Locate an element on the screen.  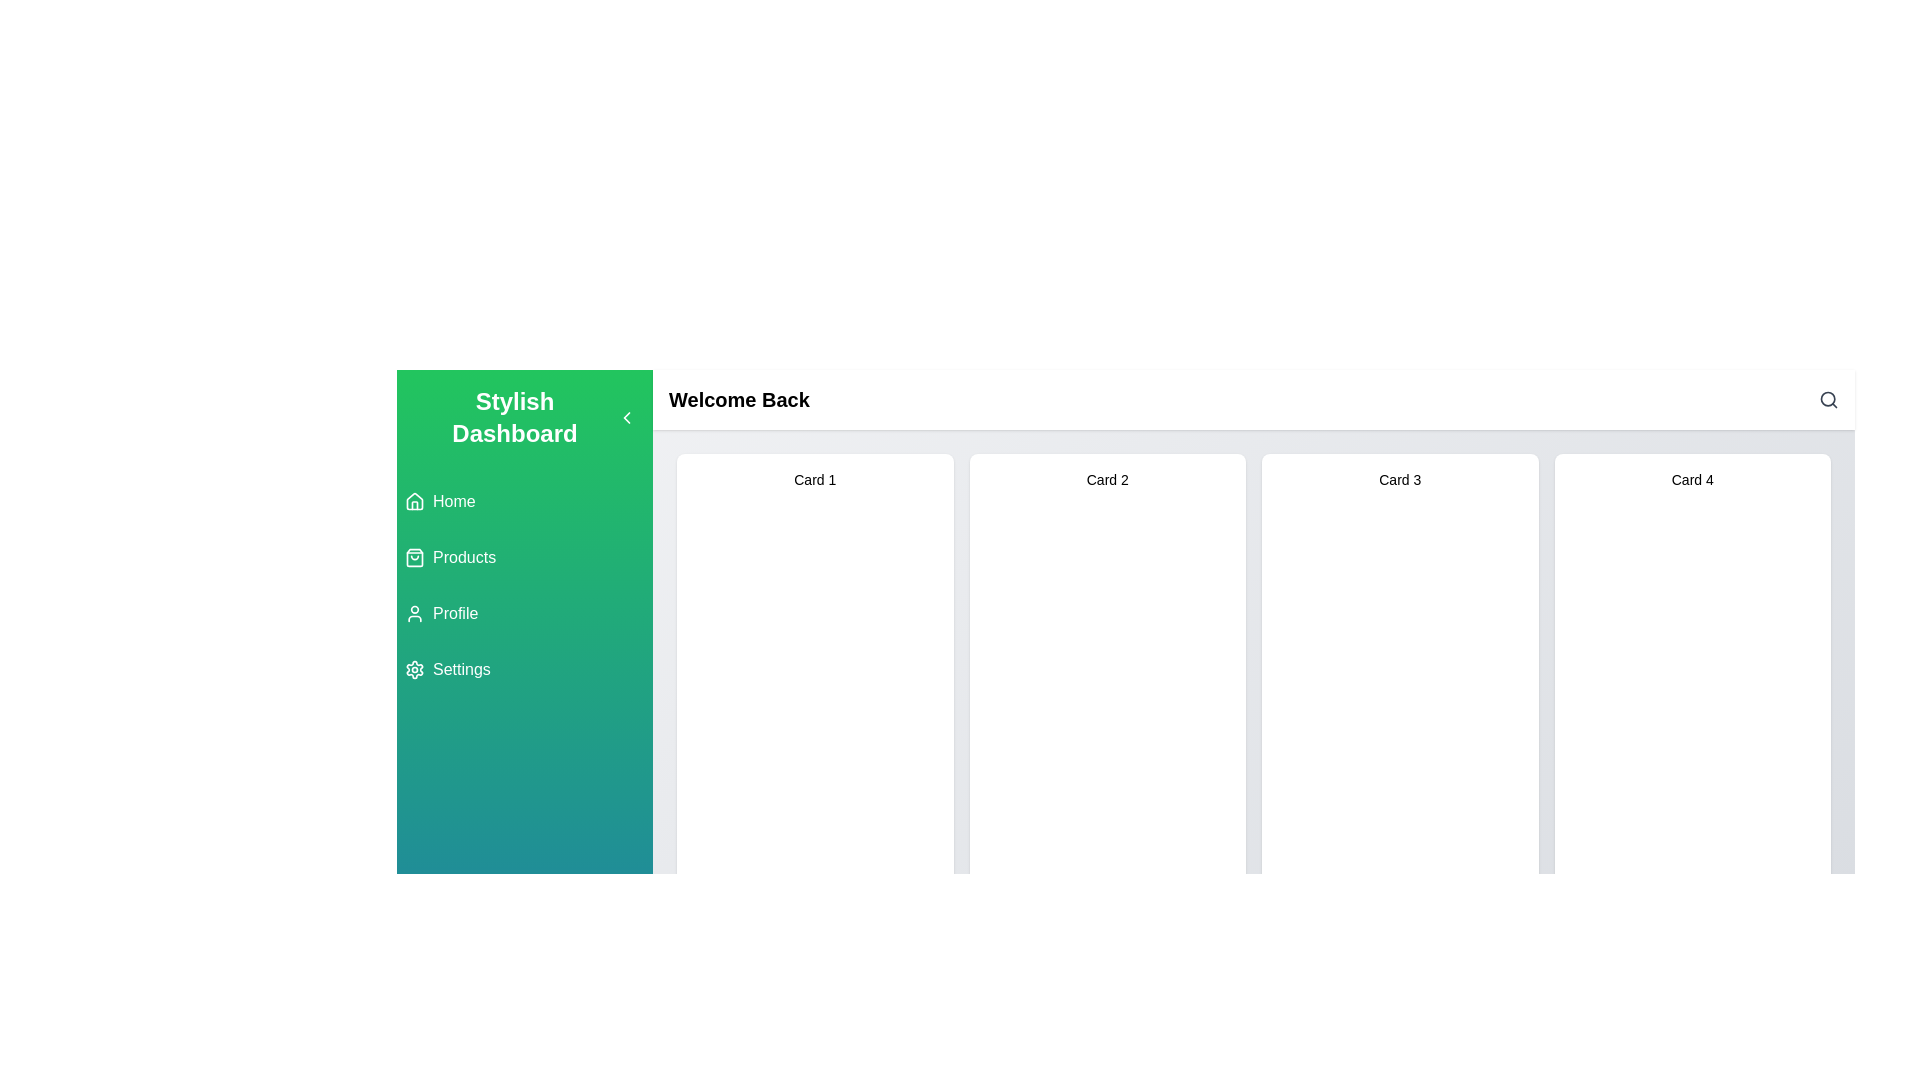
the 'Settings' icon located is located at coordinates (413, 670).